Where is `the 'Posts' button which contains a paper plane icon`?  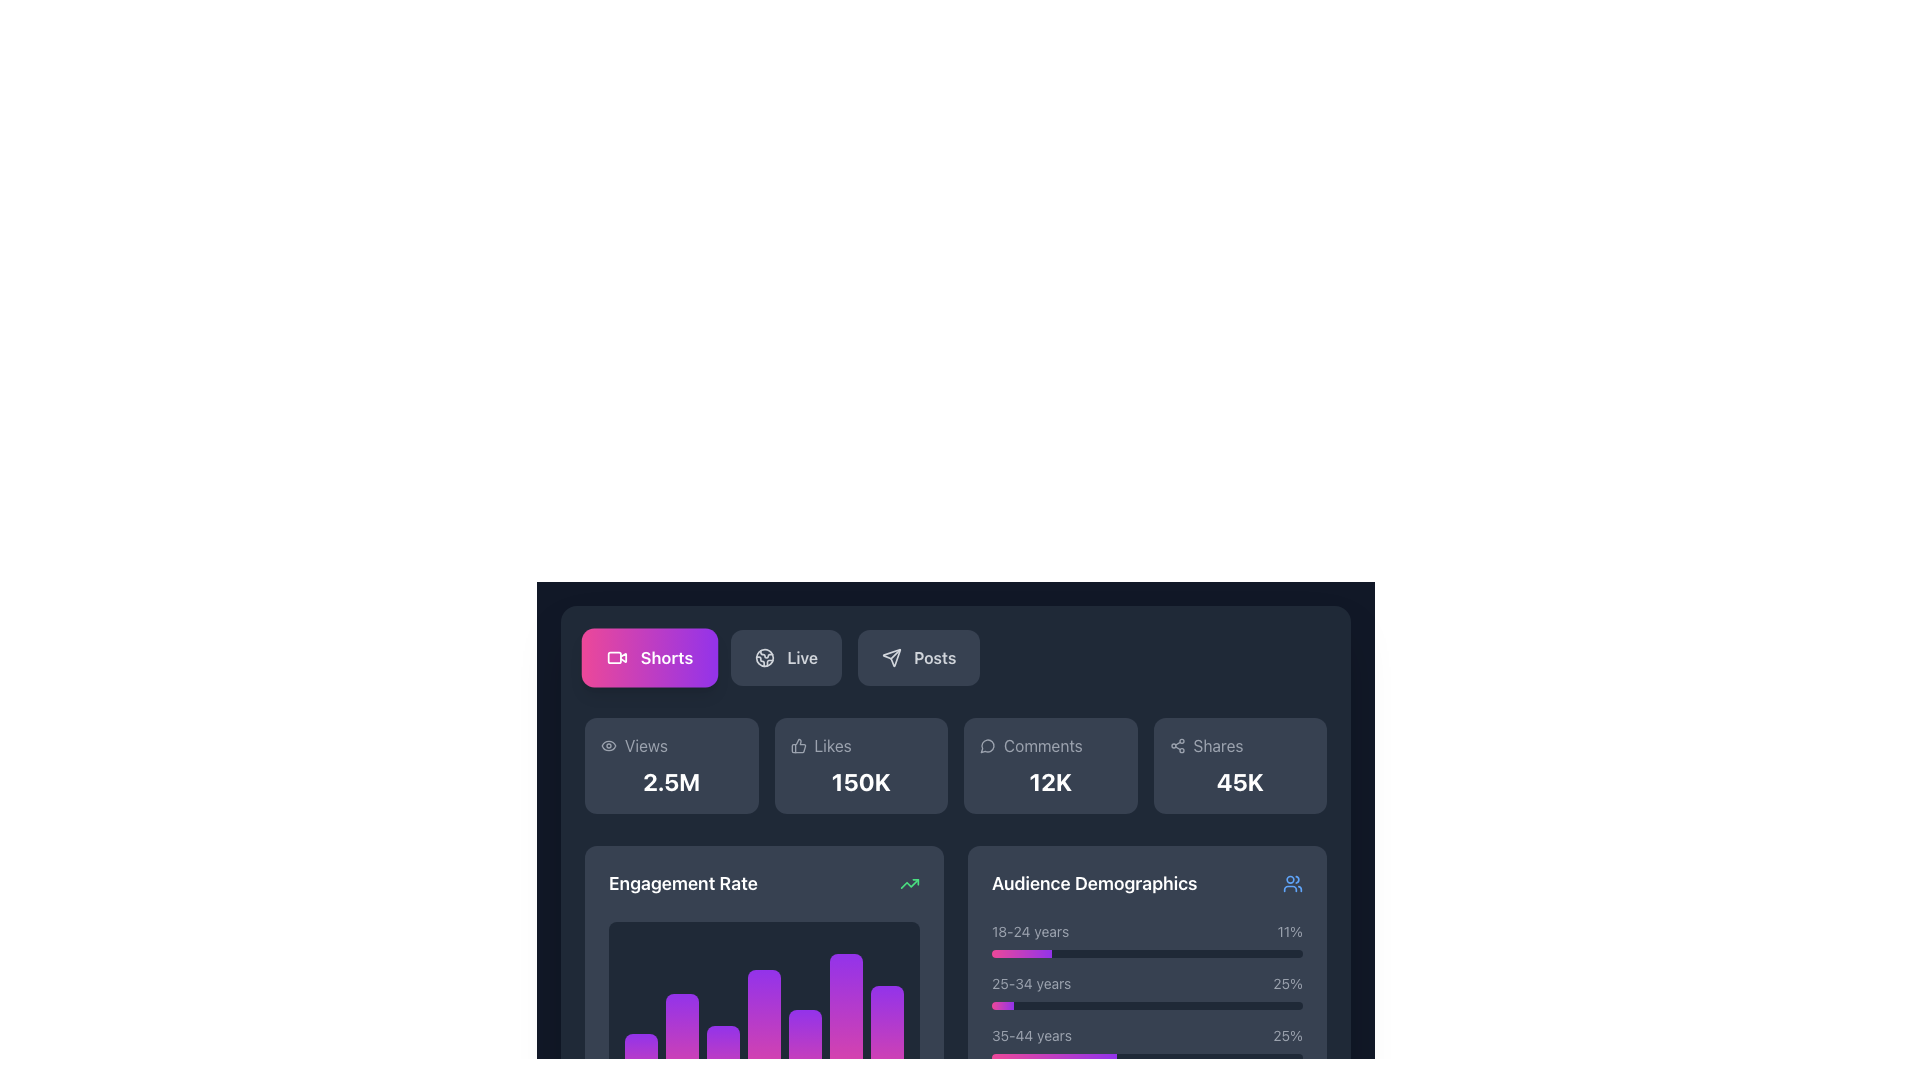
the 'Posts' button which contains a paper plane icon is located at coordinates (891, 658).